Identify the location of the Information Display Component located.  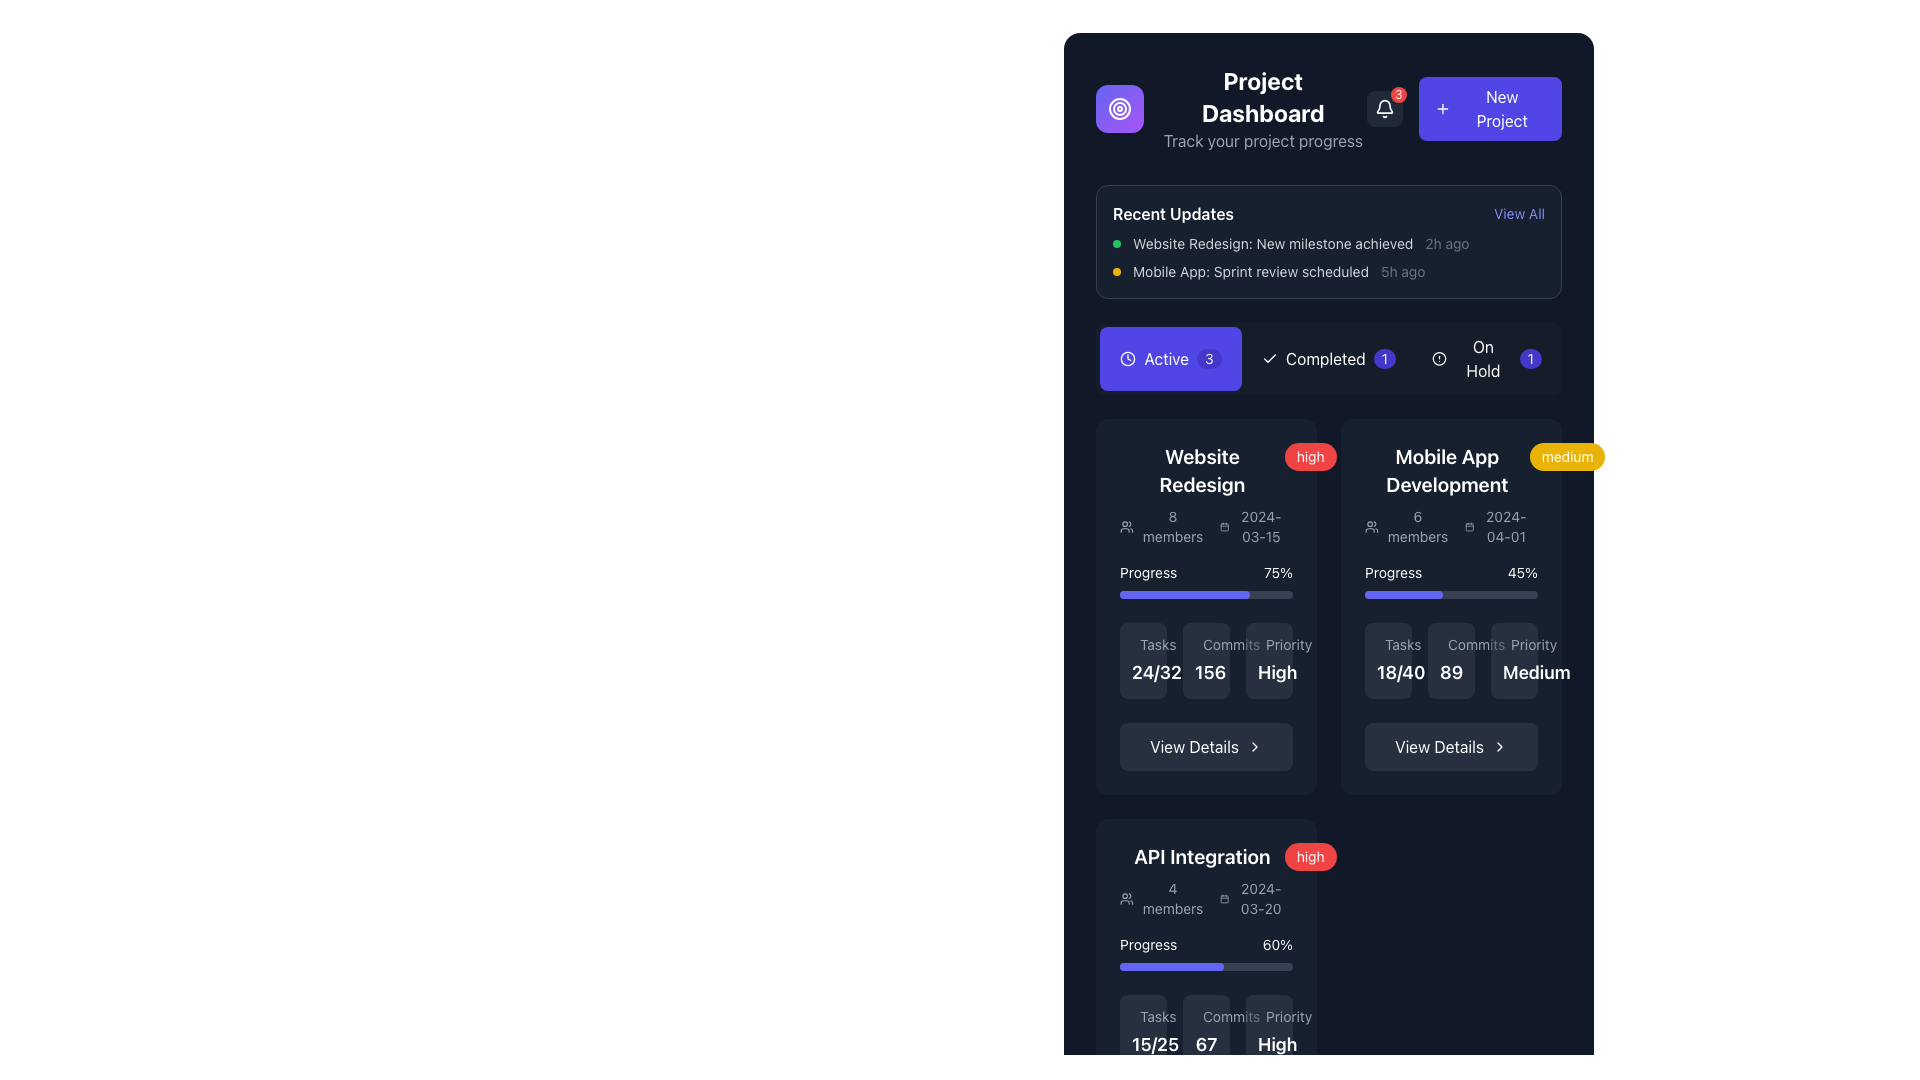
(1447, 494).